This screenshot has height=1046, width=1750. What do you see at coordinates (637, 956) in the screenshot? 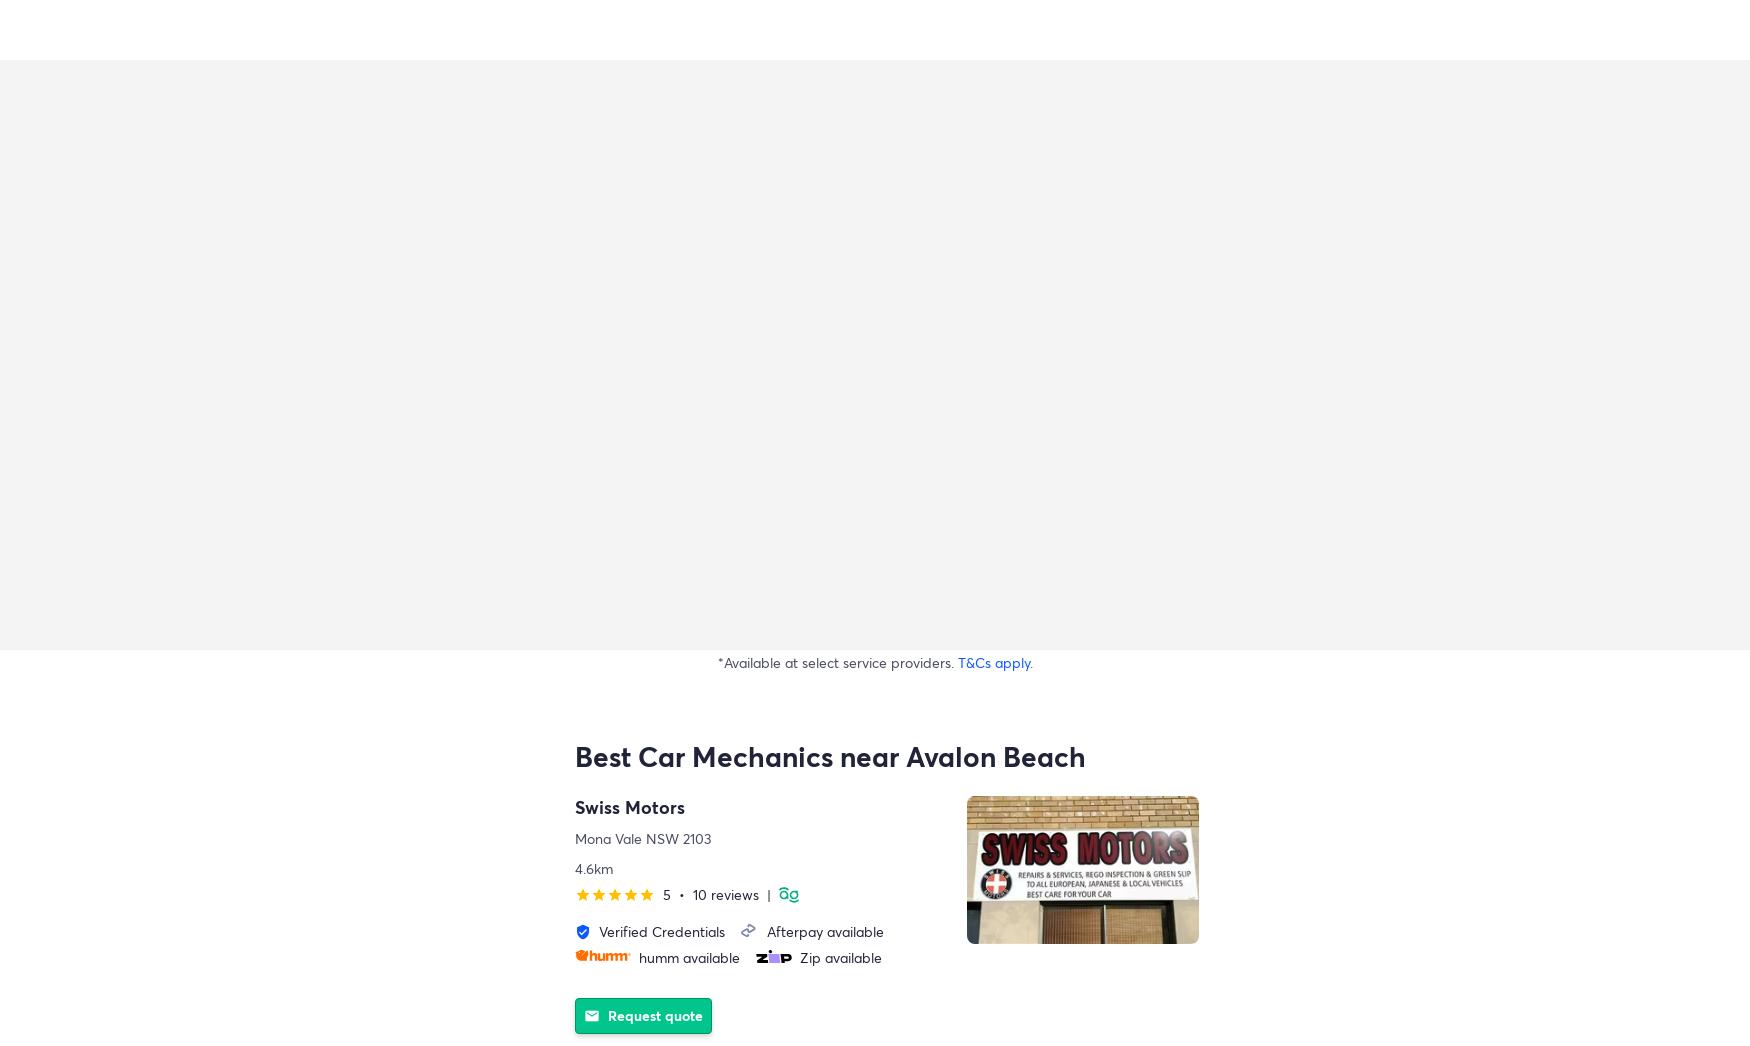
I see `'humm available'` at bounding box center [637, 956].